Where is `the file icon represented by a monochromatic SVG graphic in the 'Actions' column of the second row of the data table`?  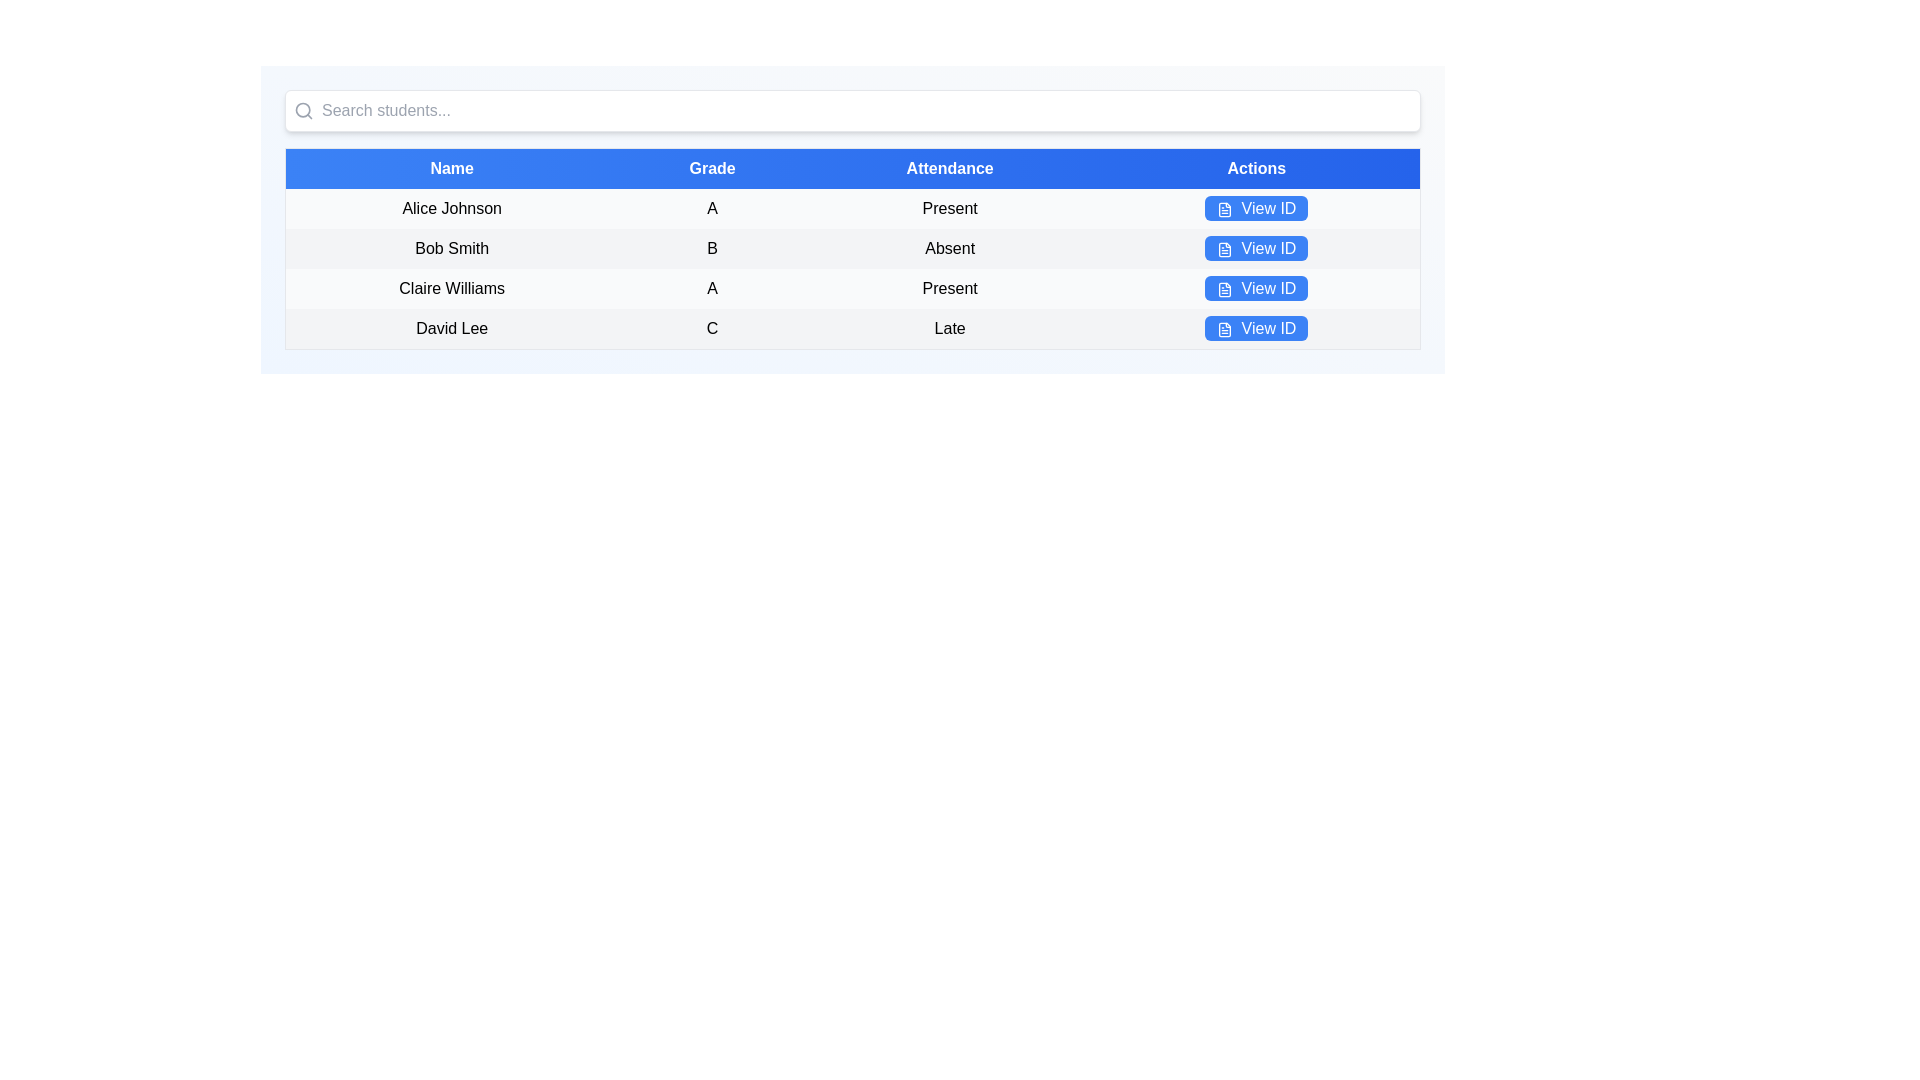 the file icon represented by a monochromatic SVG graphic in the 'Actions' column of the second row of the data table is located at coordinates (1224, 248).